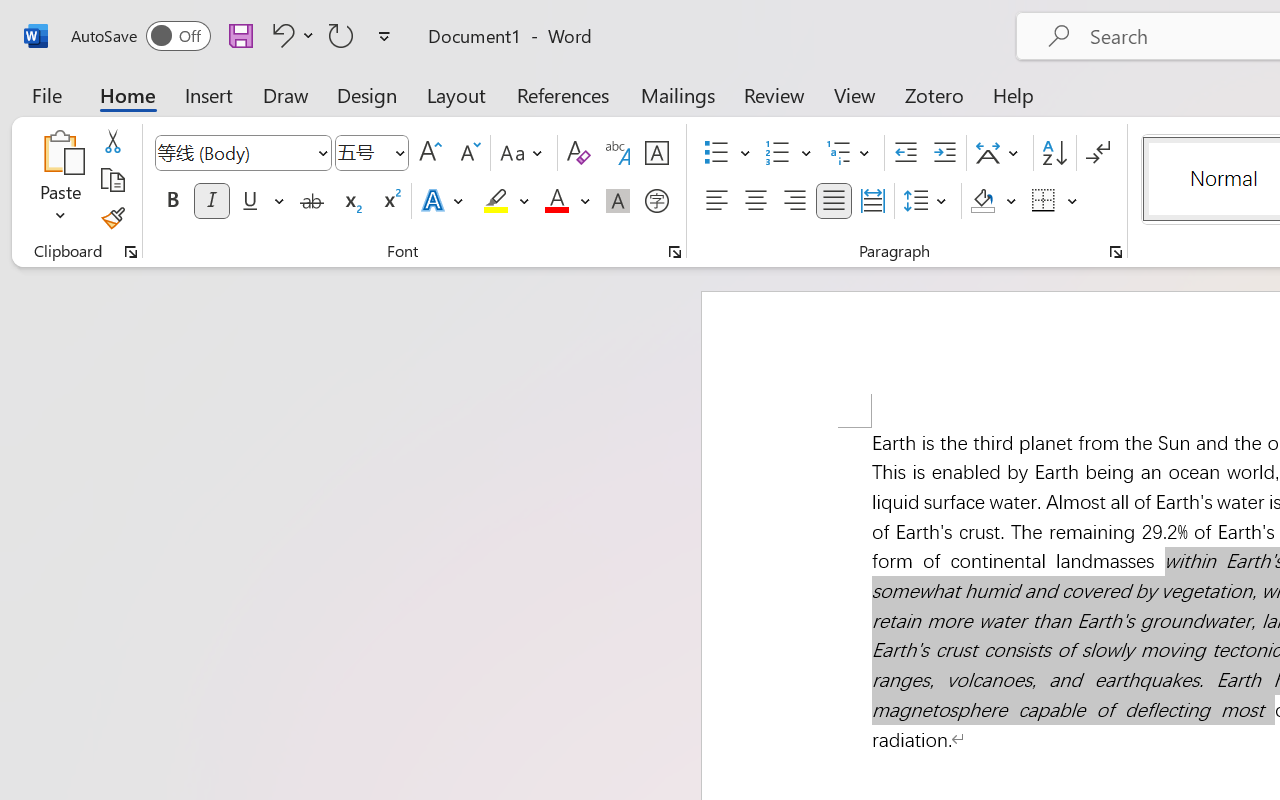  What do you see at coordinates (943, 153) in the screenshot?
I see `'Increase Indent'` at bounding box center [943, 153].